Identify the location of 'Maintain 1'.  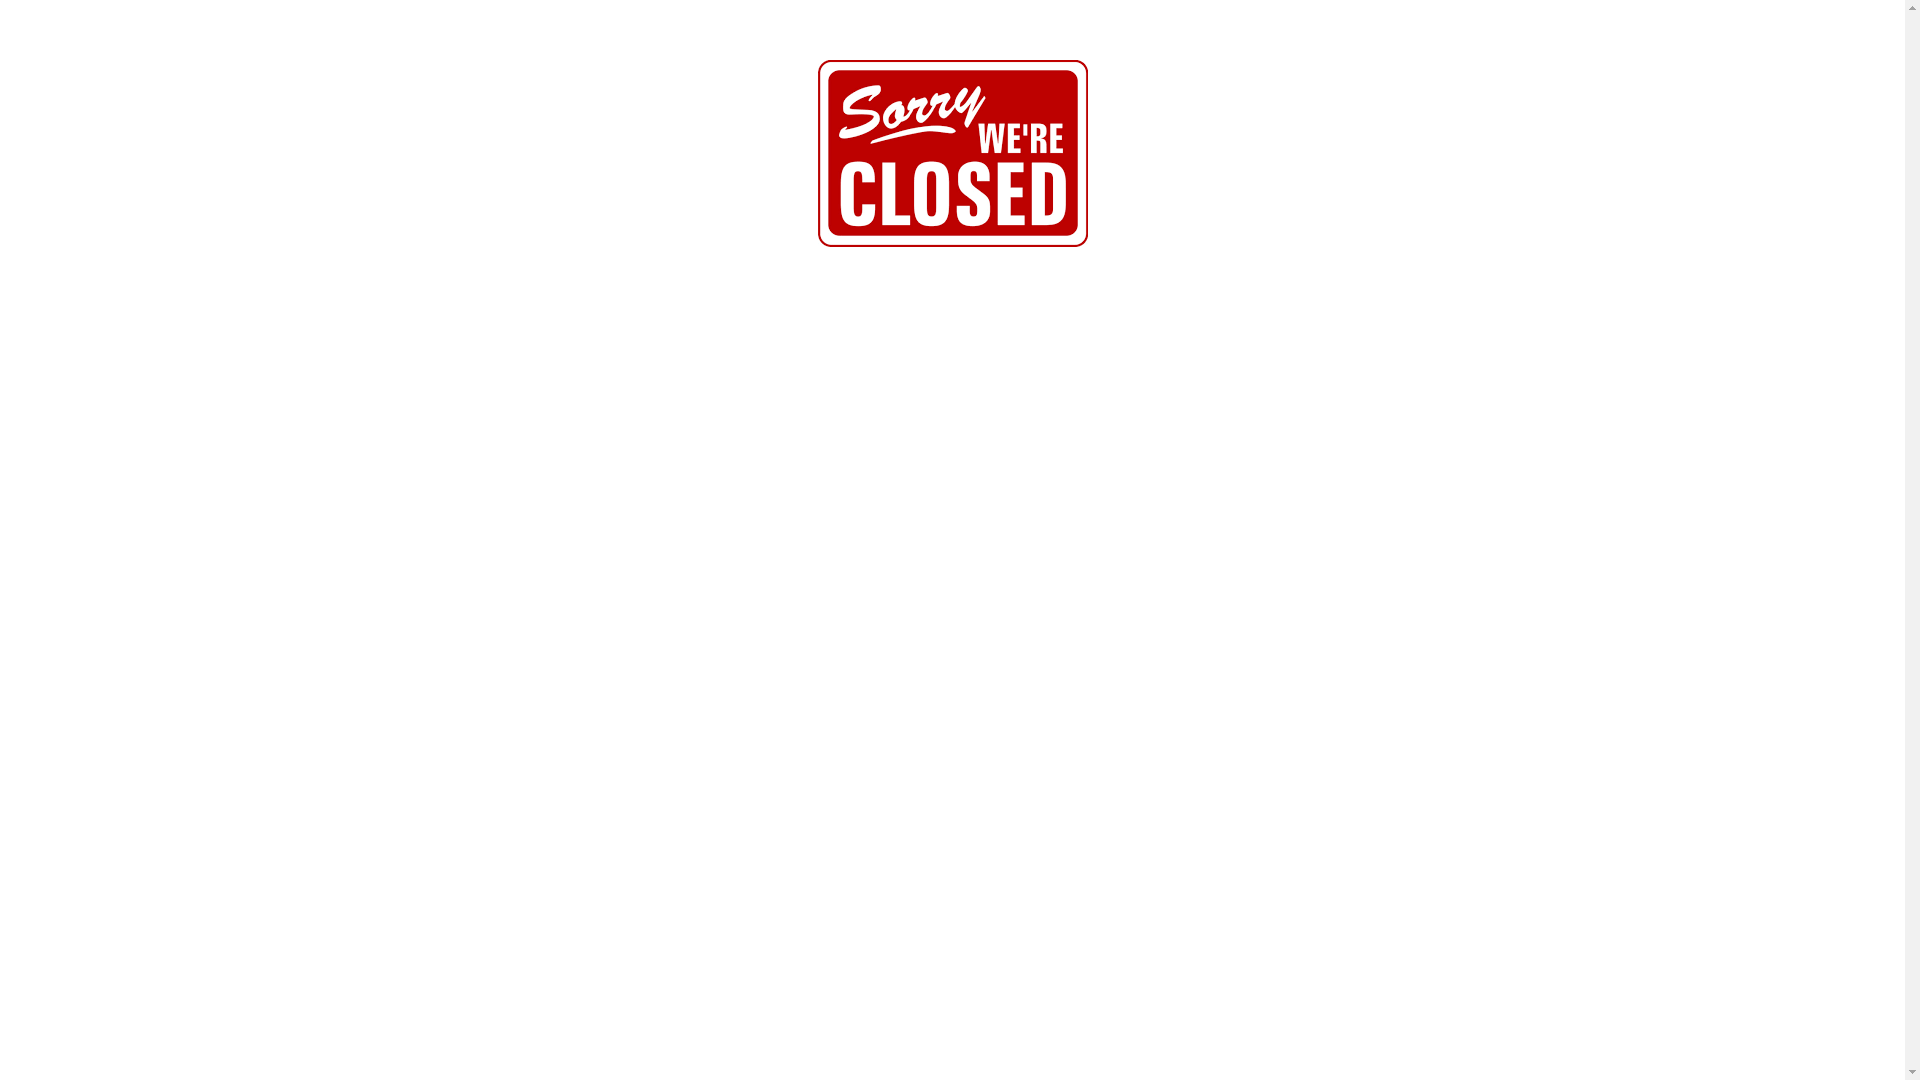
(952, 152).